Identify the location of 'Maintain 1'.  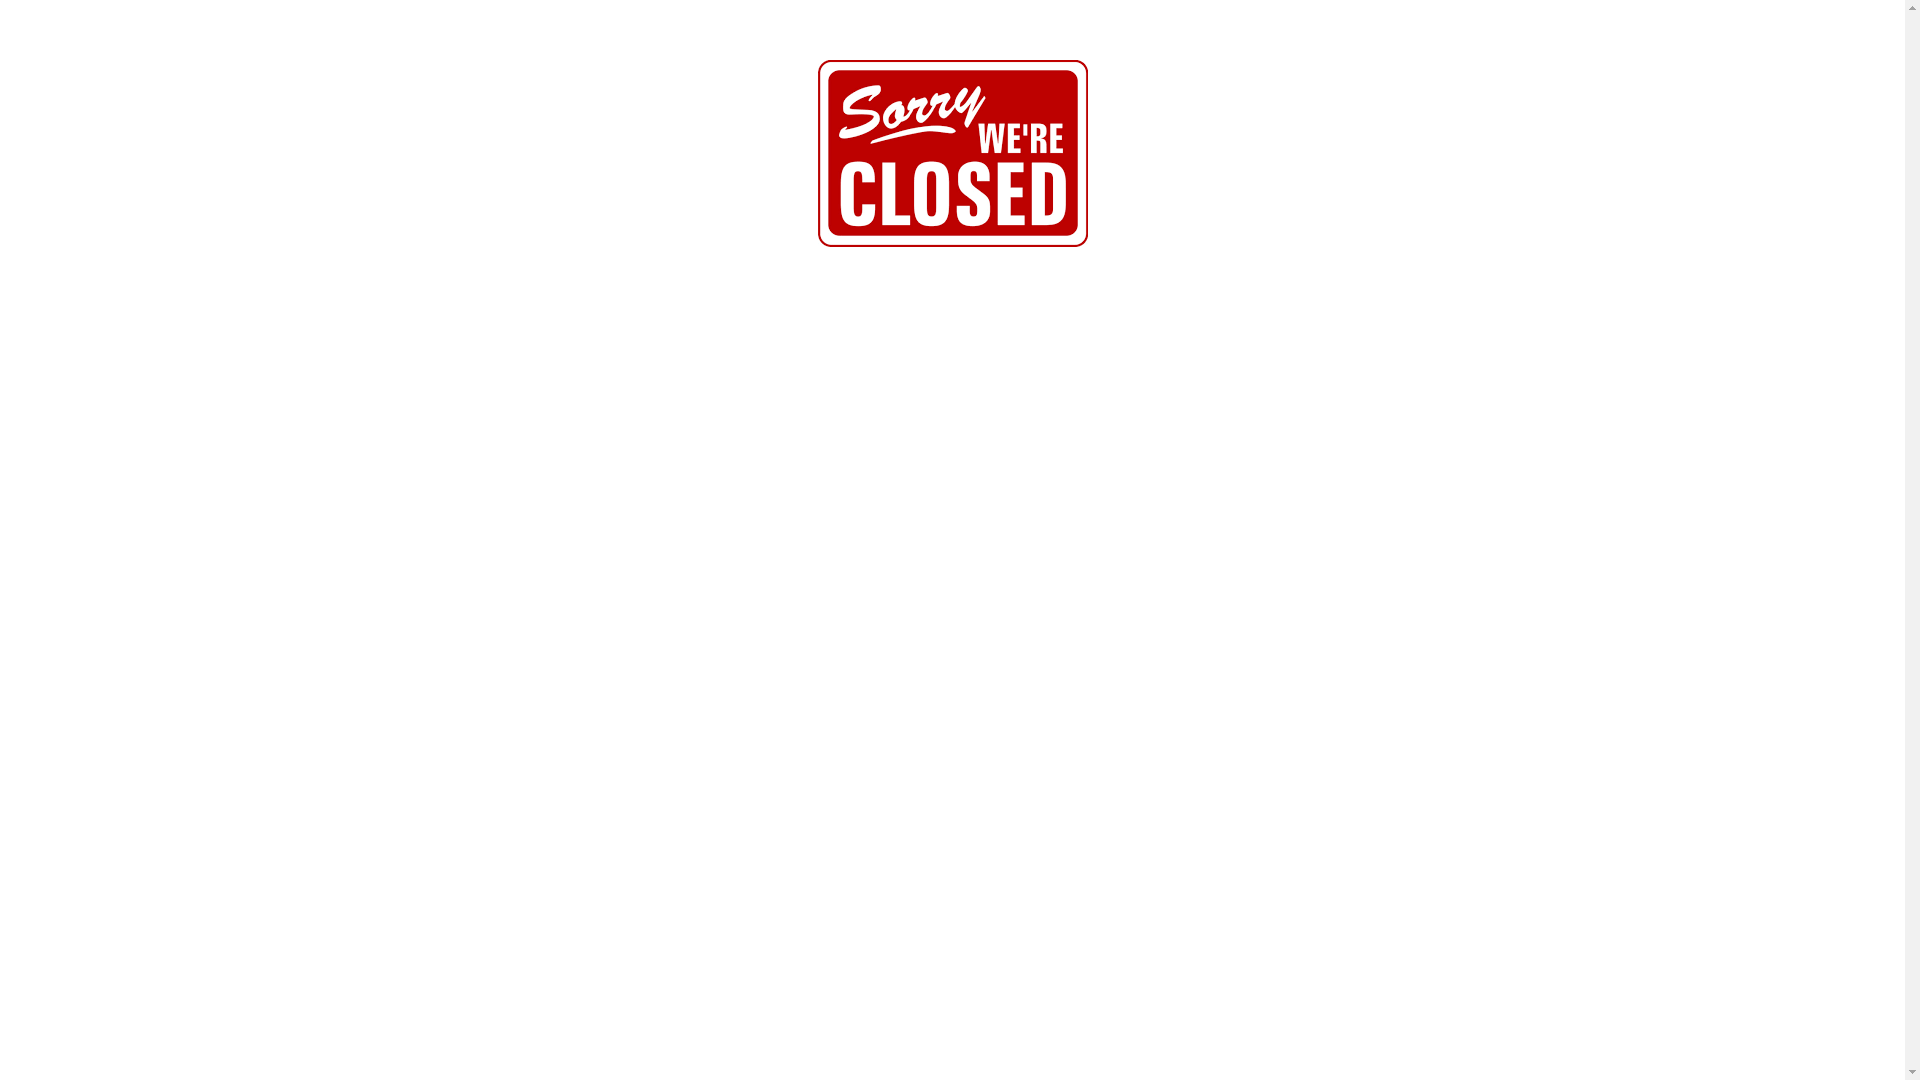
(952, 152).